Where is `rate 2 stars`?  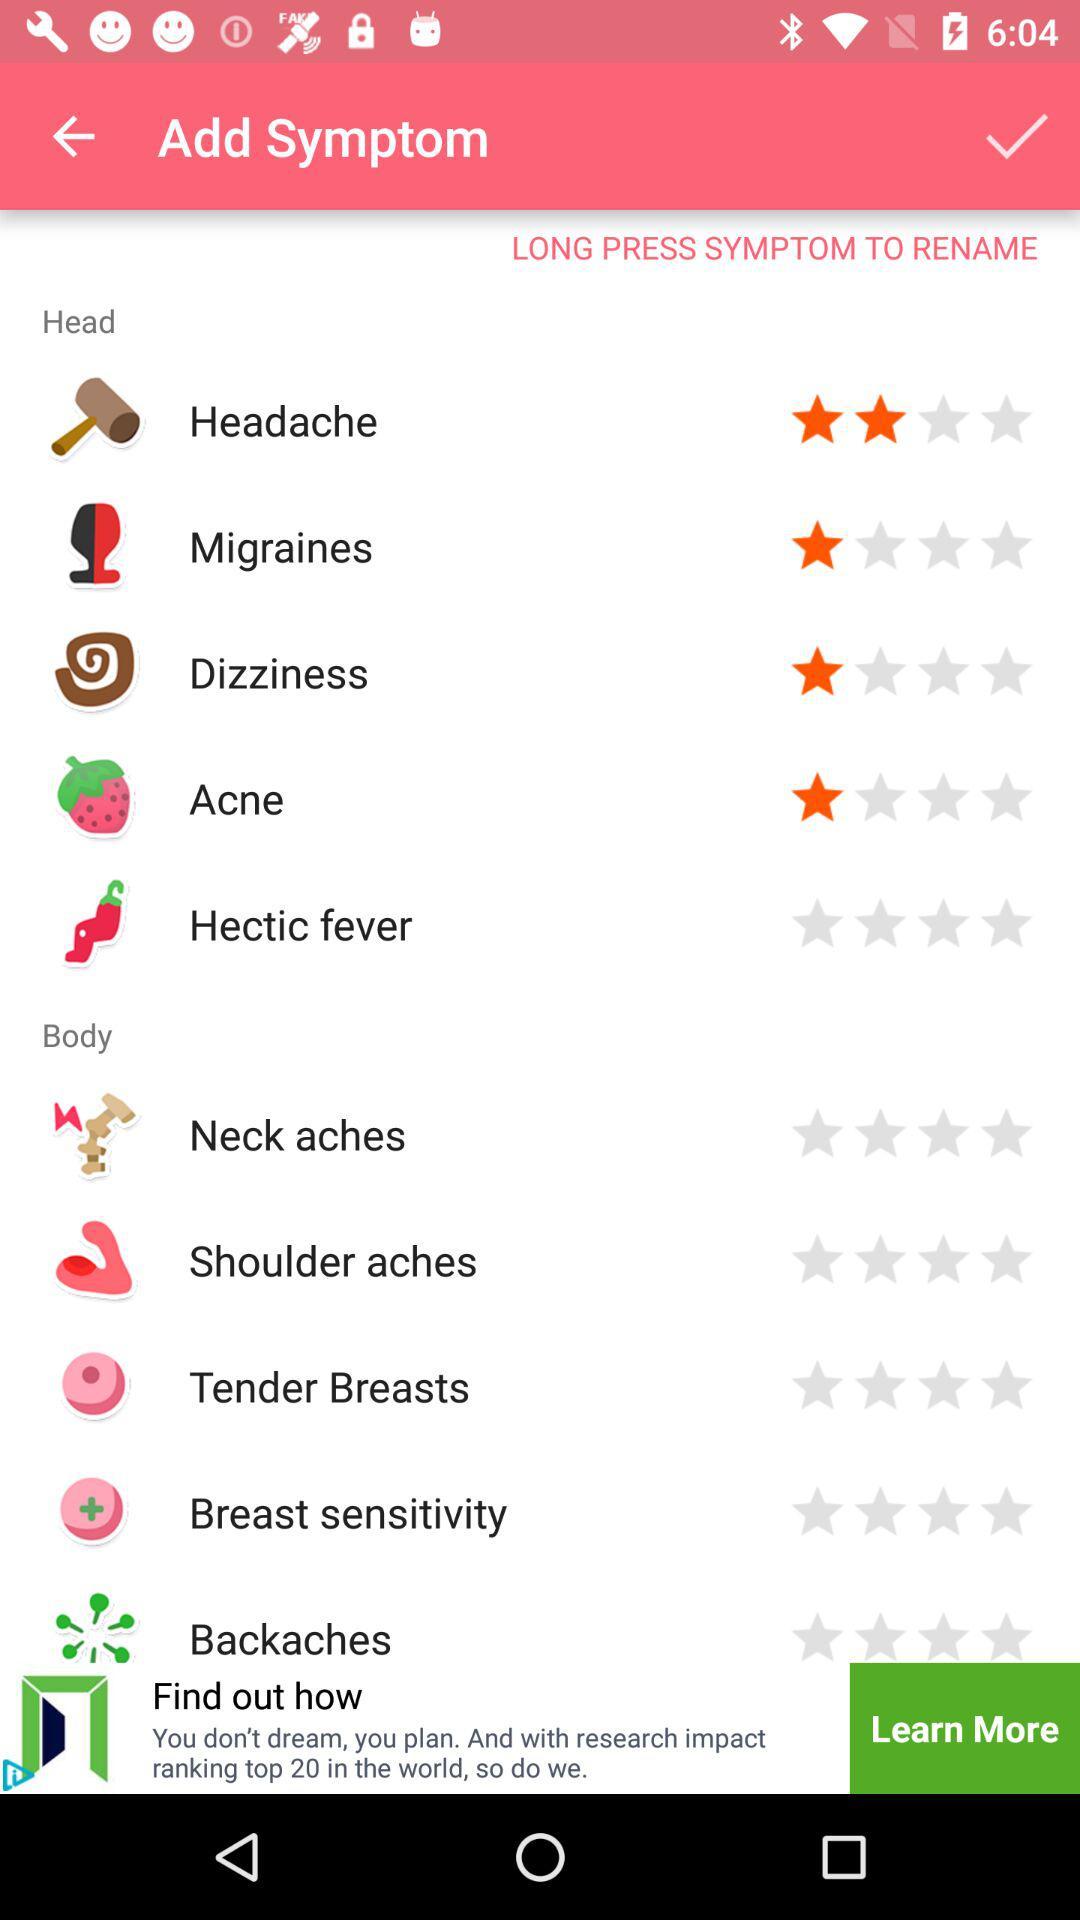 rate 2 stars is located at coordinates (879, 923).